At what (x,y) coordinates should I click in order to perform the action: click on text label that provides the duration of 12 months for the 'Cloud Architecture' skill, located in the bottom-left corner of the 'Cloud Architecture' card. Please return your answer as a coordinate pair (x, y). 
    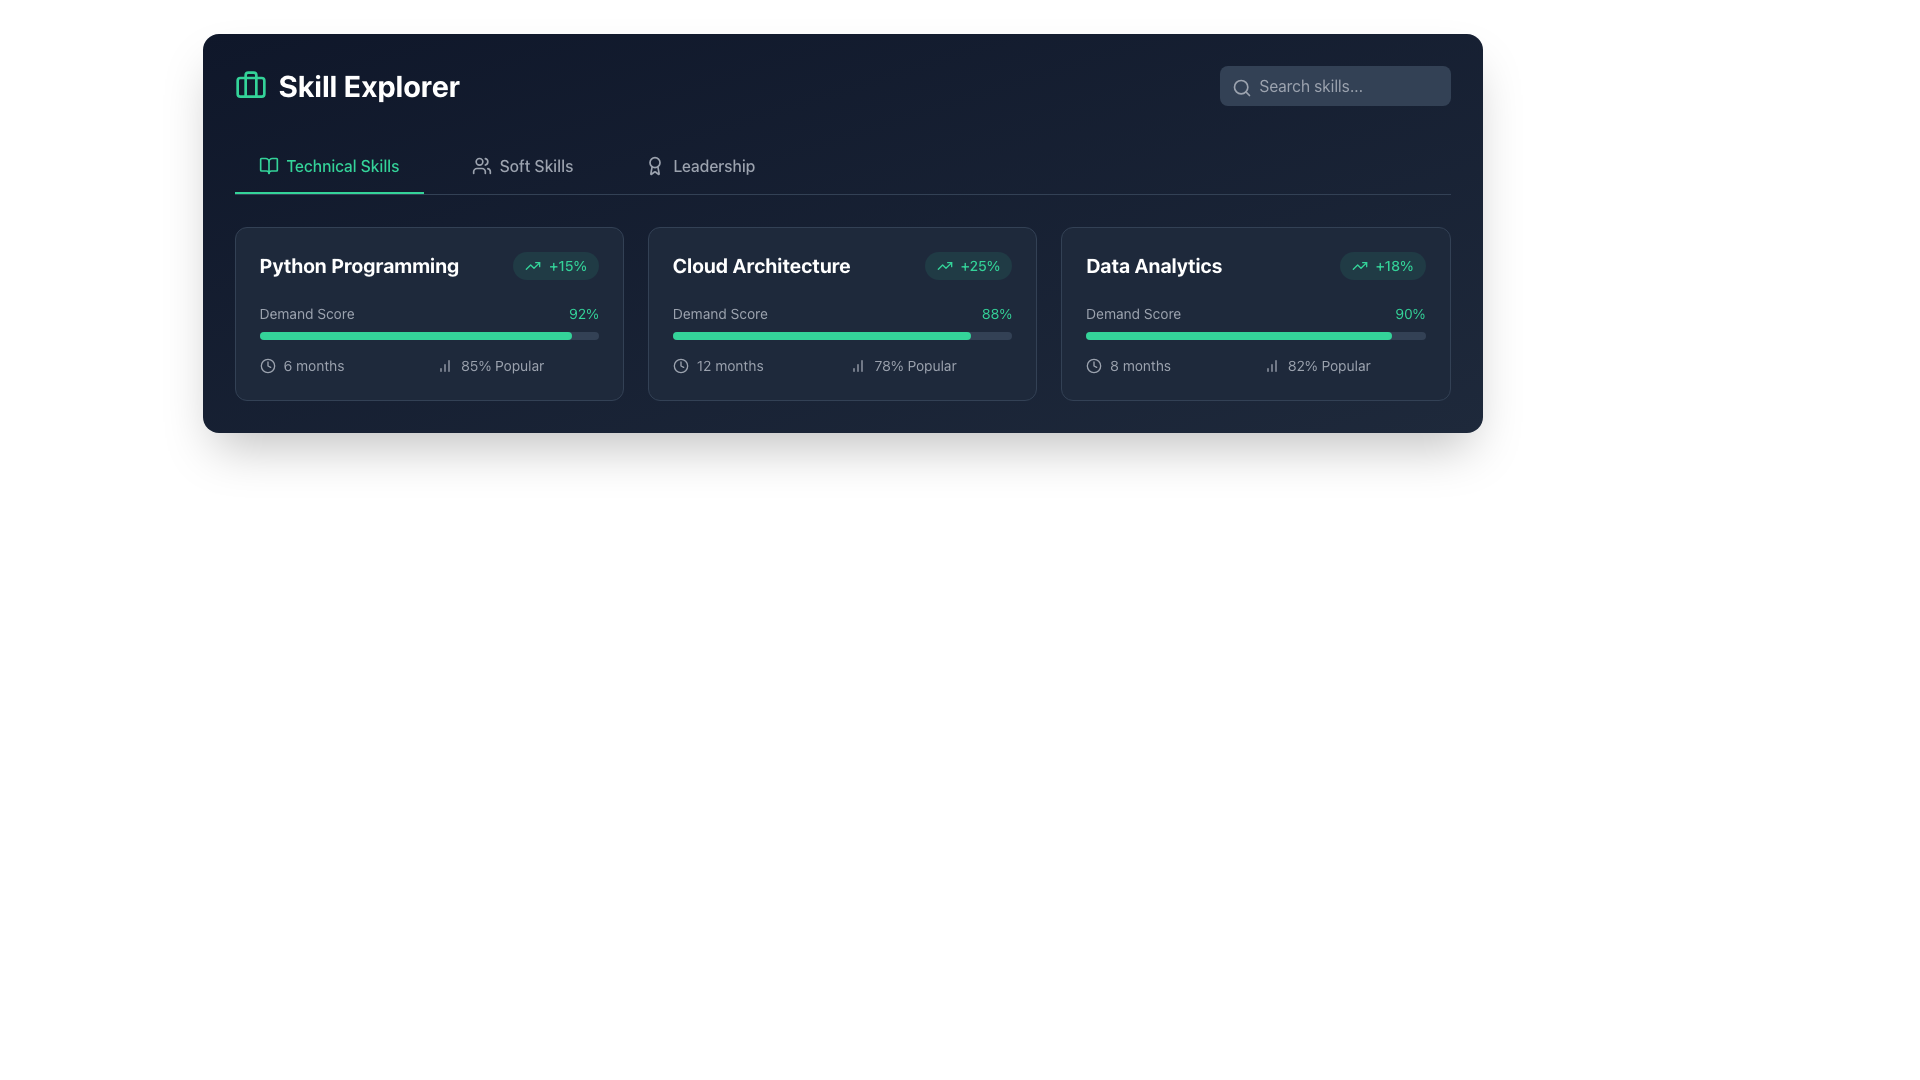
    Looking at the image, I should click on (729, 366).